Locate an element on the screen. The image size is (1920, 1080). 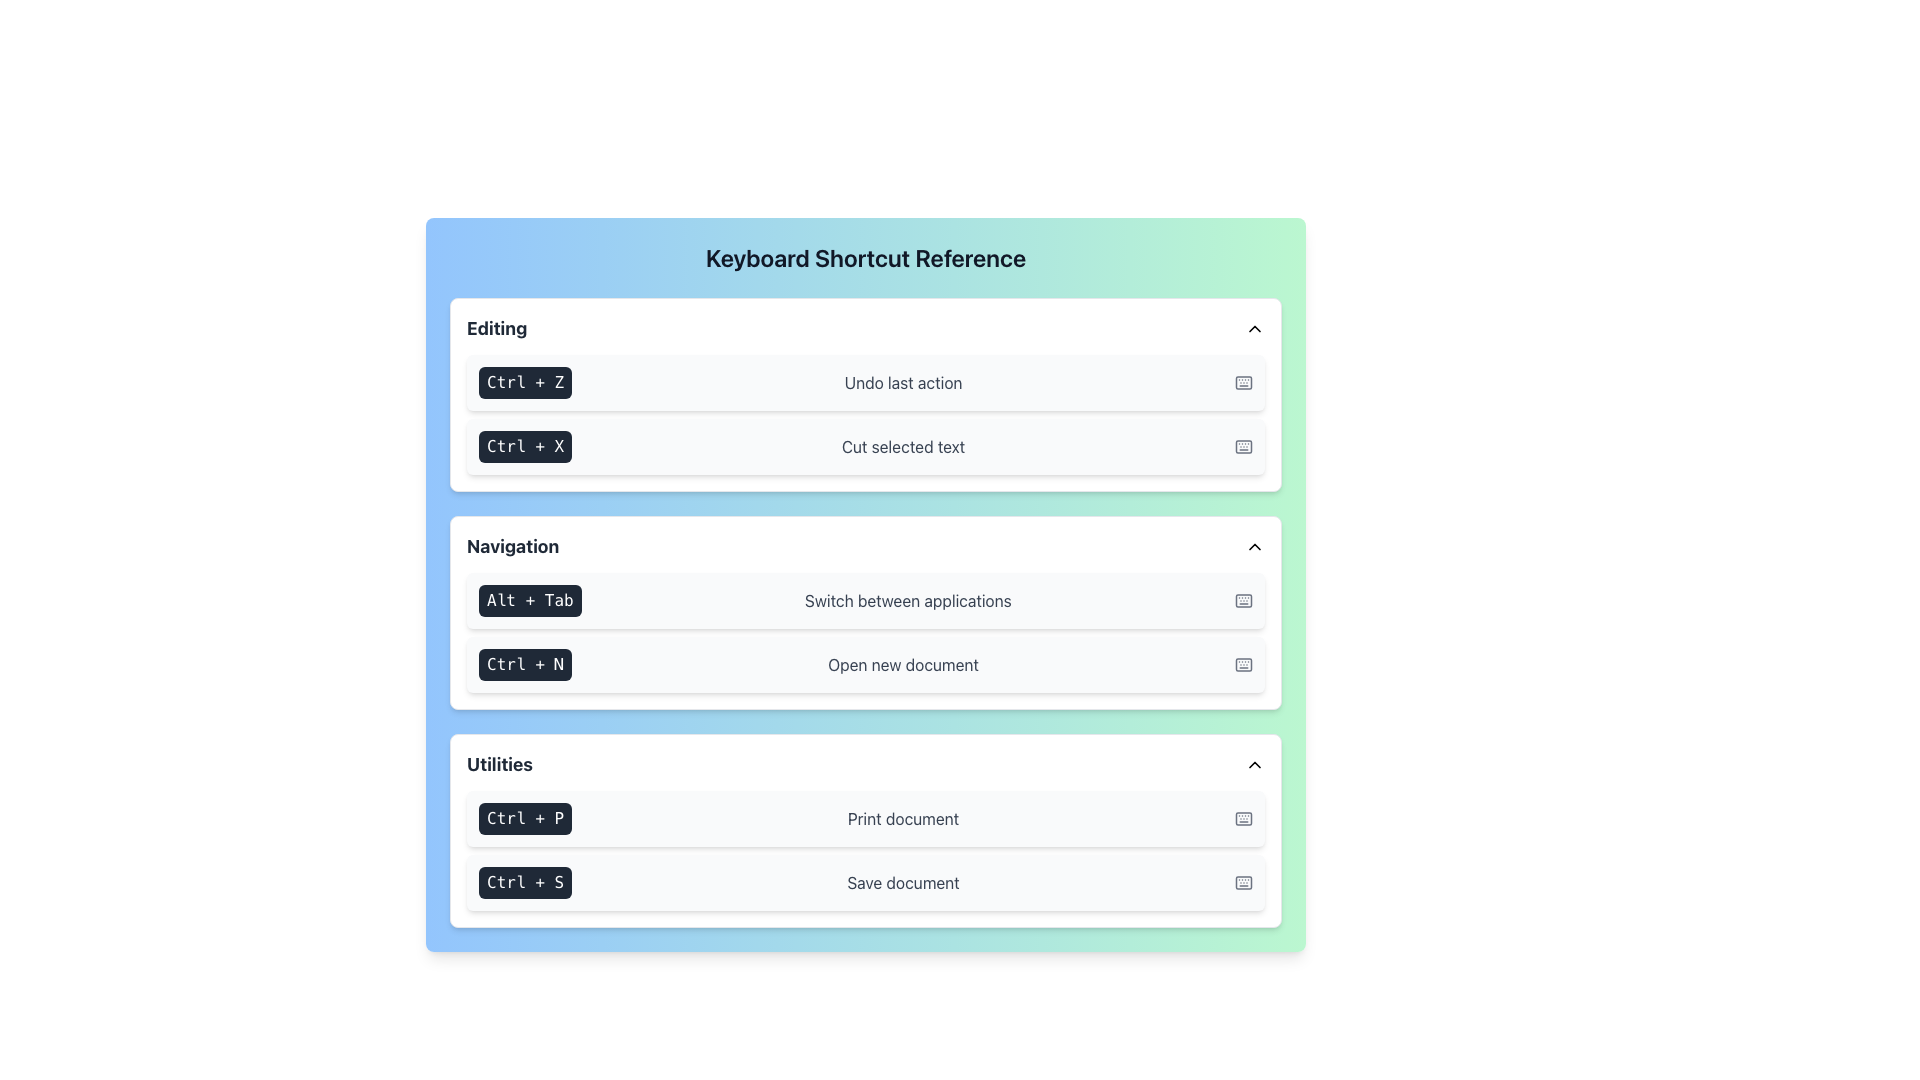
the descriptive text 'Undo last action' in the Informational display row under the 'Editing' section is located at coordinates (865, 382).